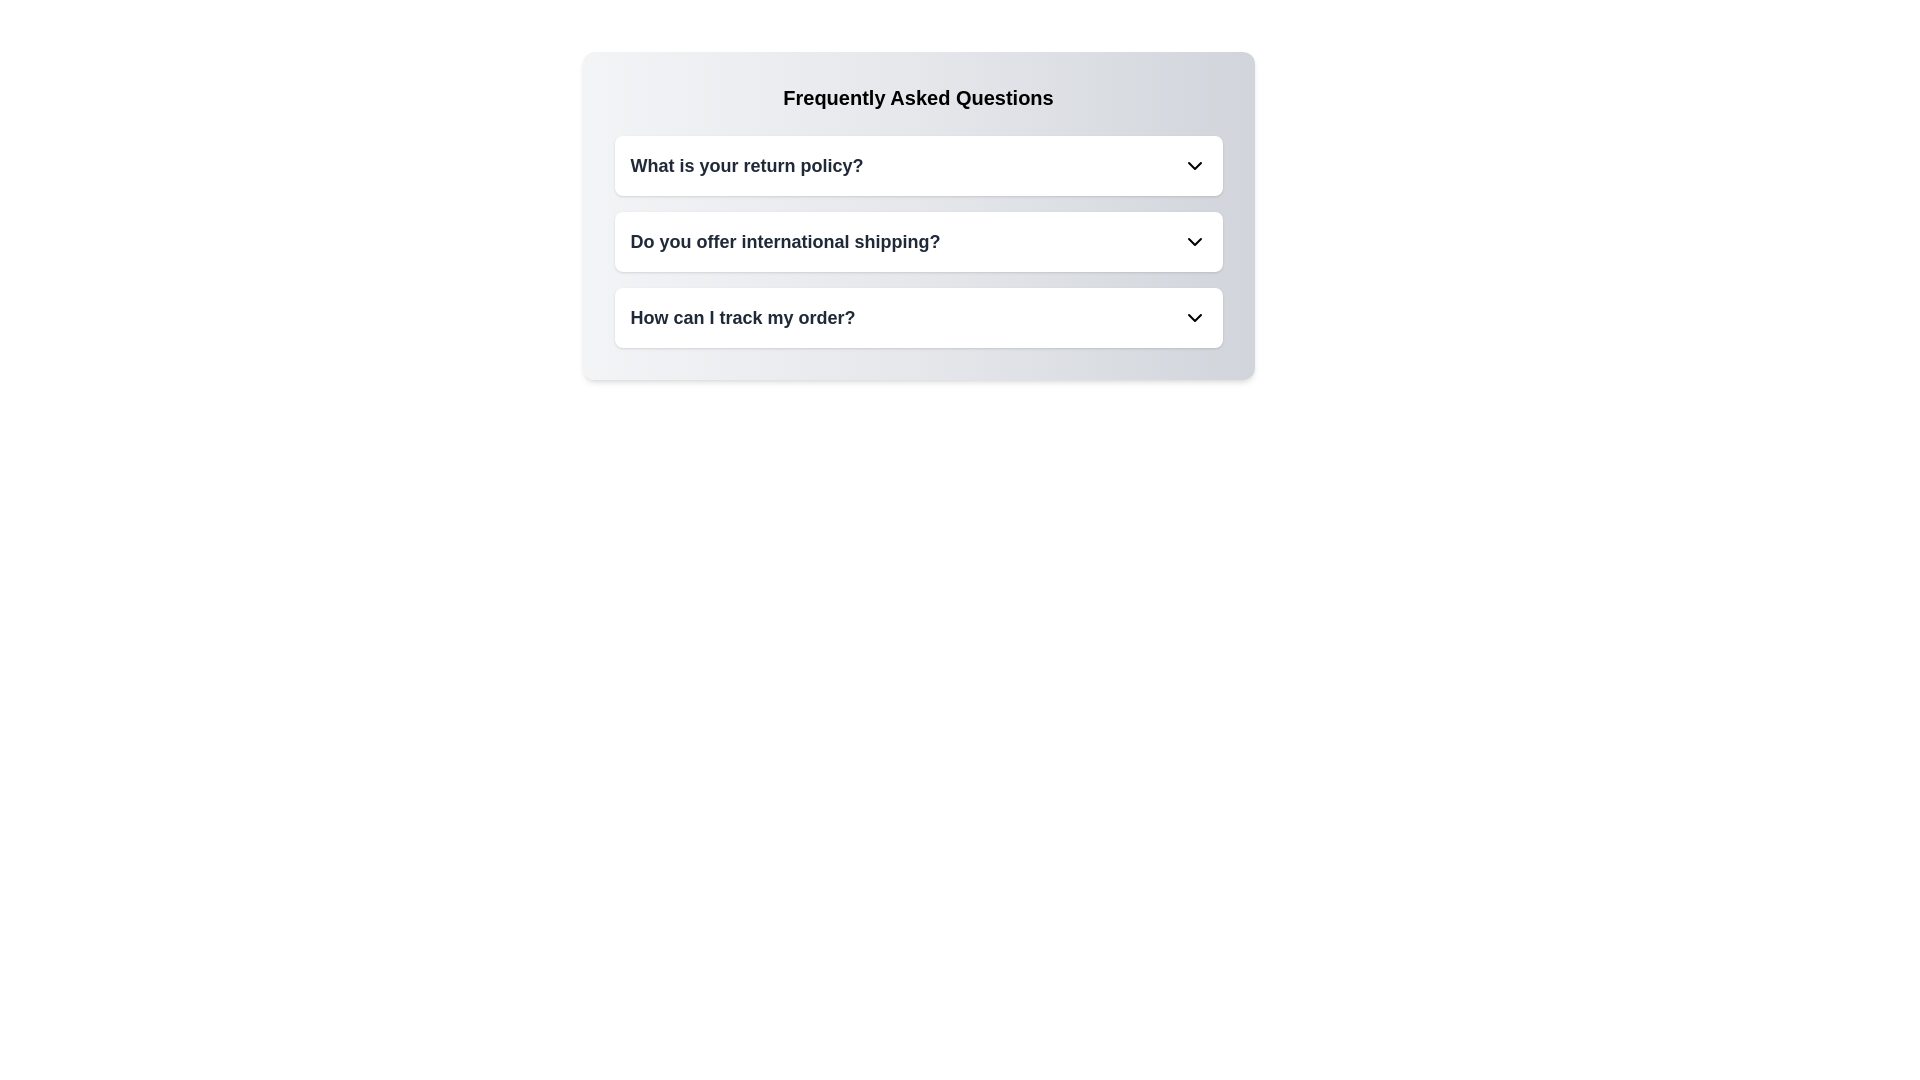 The image size is (1920, 1080). Describe the element at coordinates (917, 241) in the screenshot. I see `the FAQ item corresponding to Do you offer international shipping? to expand or collapse it` at that location.